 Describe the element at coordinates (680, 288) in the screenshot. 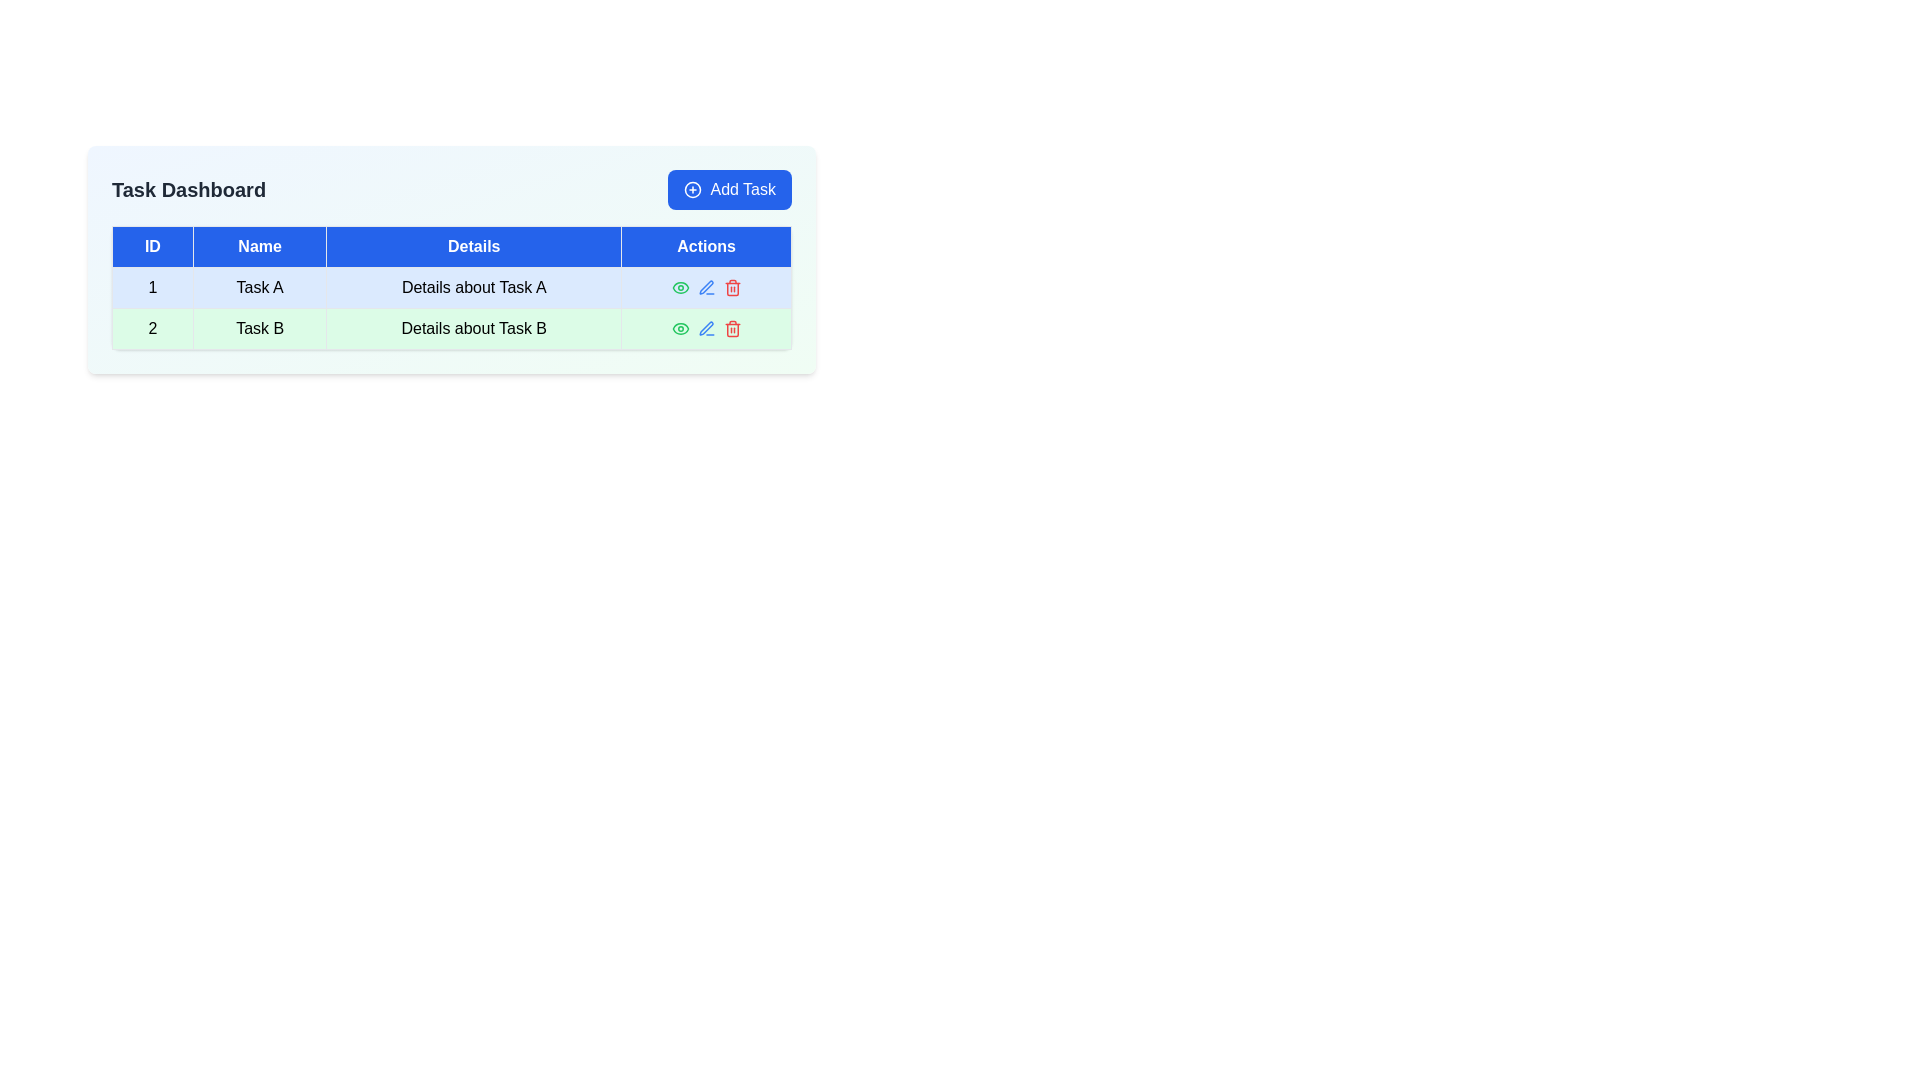

I see `the green eye icon, which is the first action icon in the second row of the table under the 'Actions' column` at that location.